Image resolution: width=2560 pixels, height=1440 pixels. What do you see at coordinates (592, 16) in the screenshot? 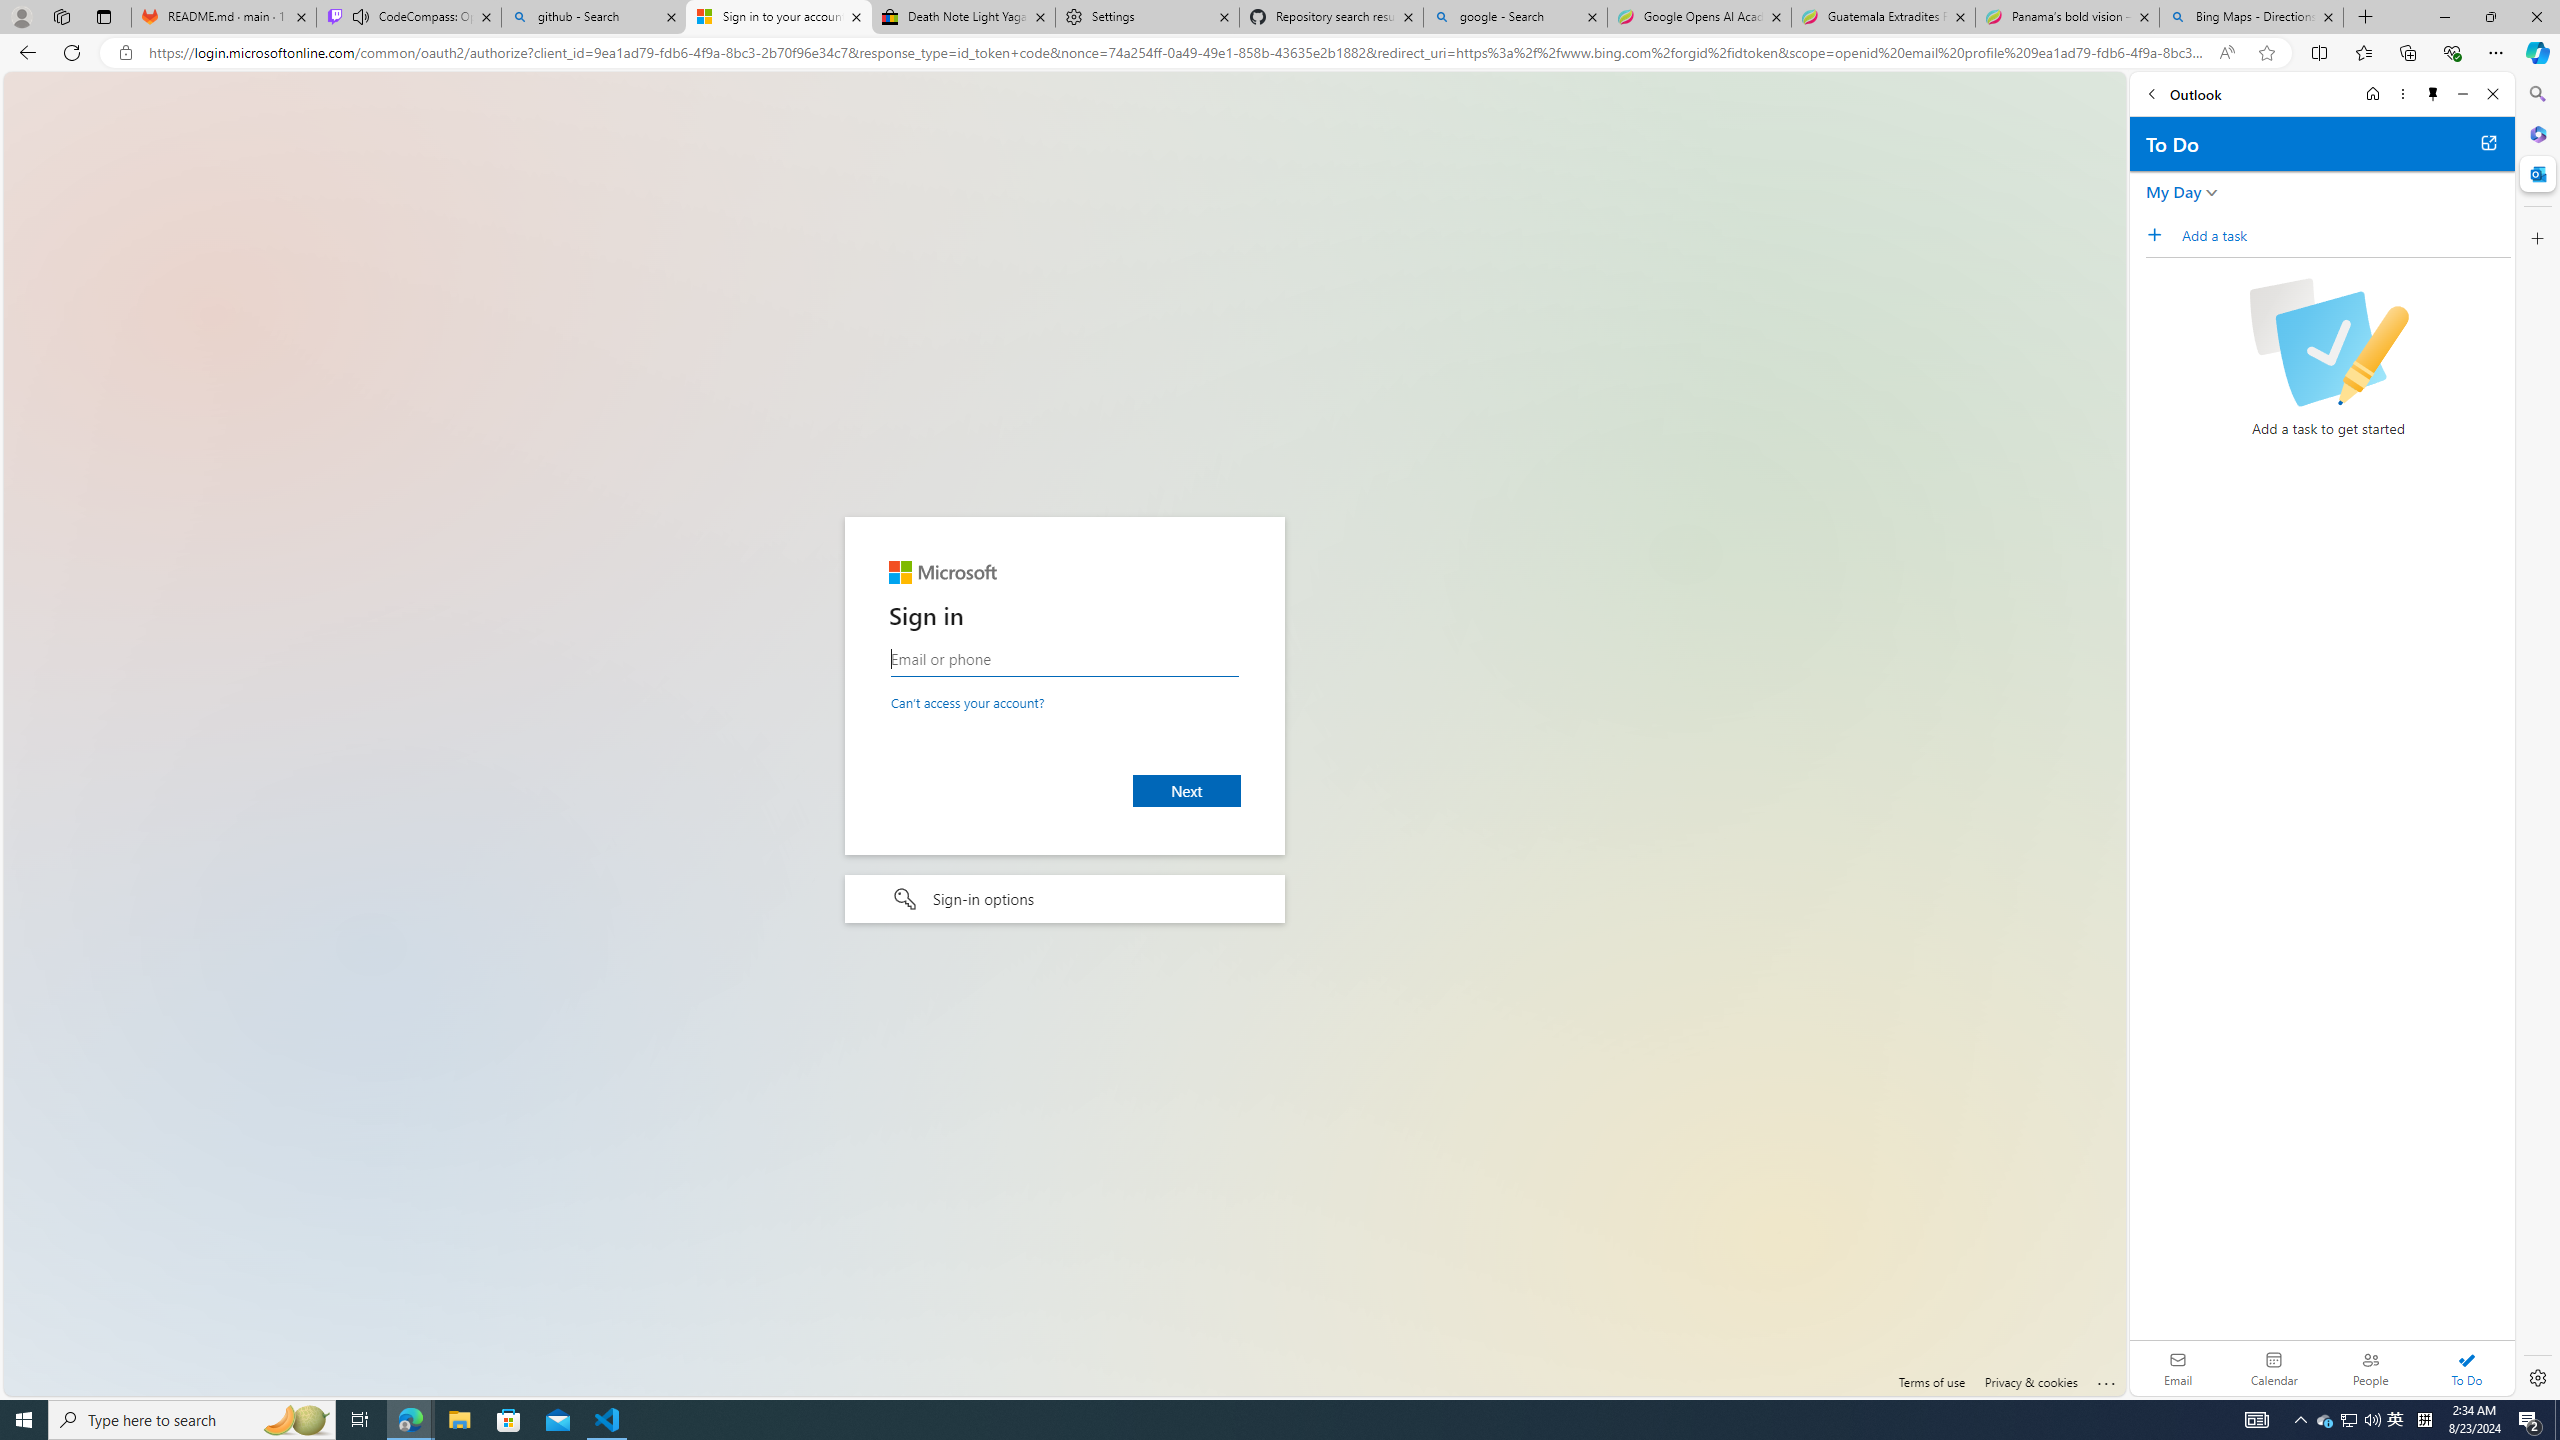
I see `'github - Search'` at bounding box center [592, 16].